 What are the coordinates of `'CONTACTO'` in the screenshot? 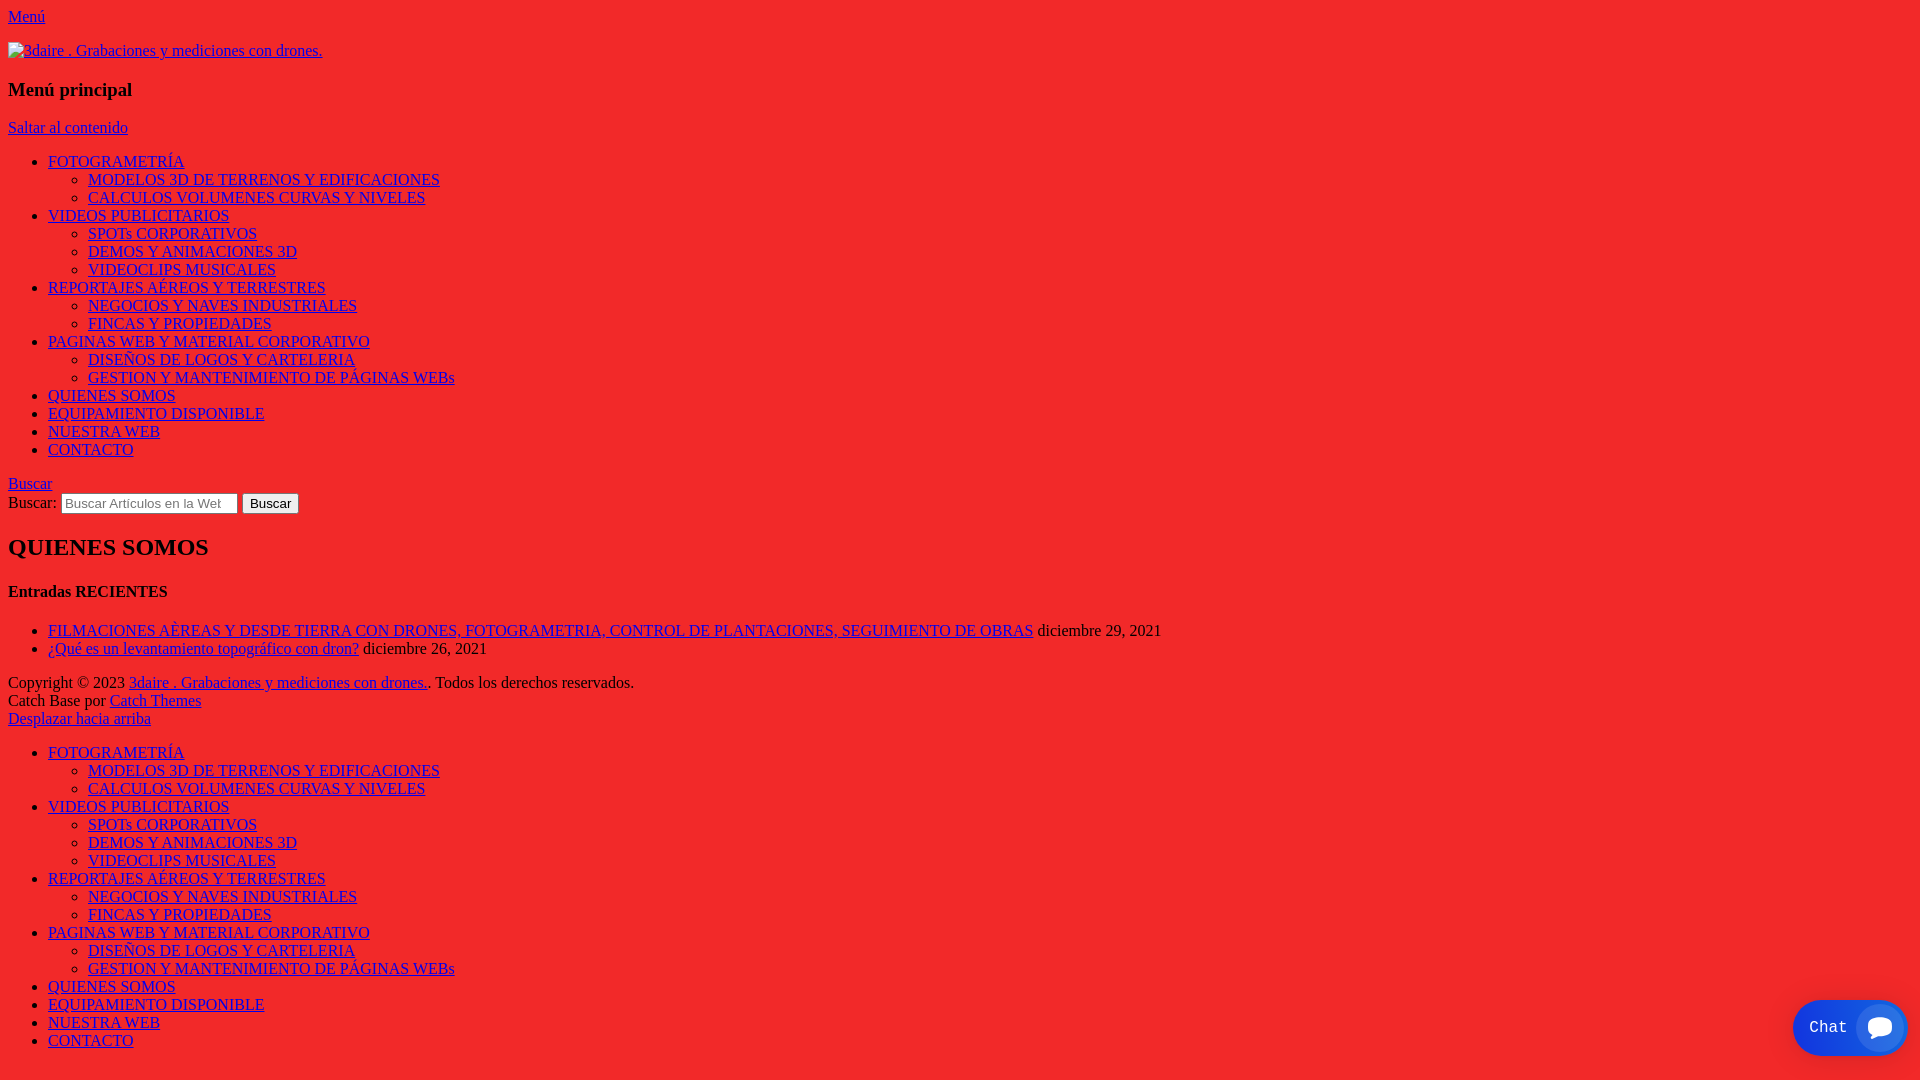 It's located at (90, 448).